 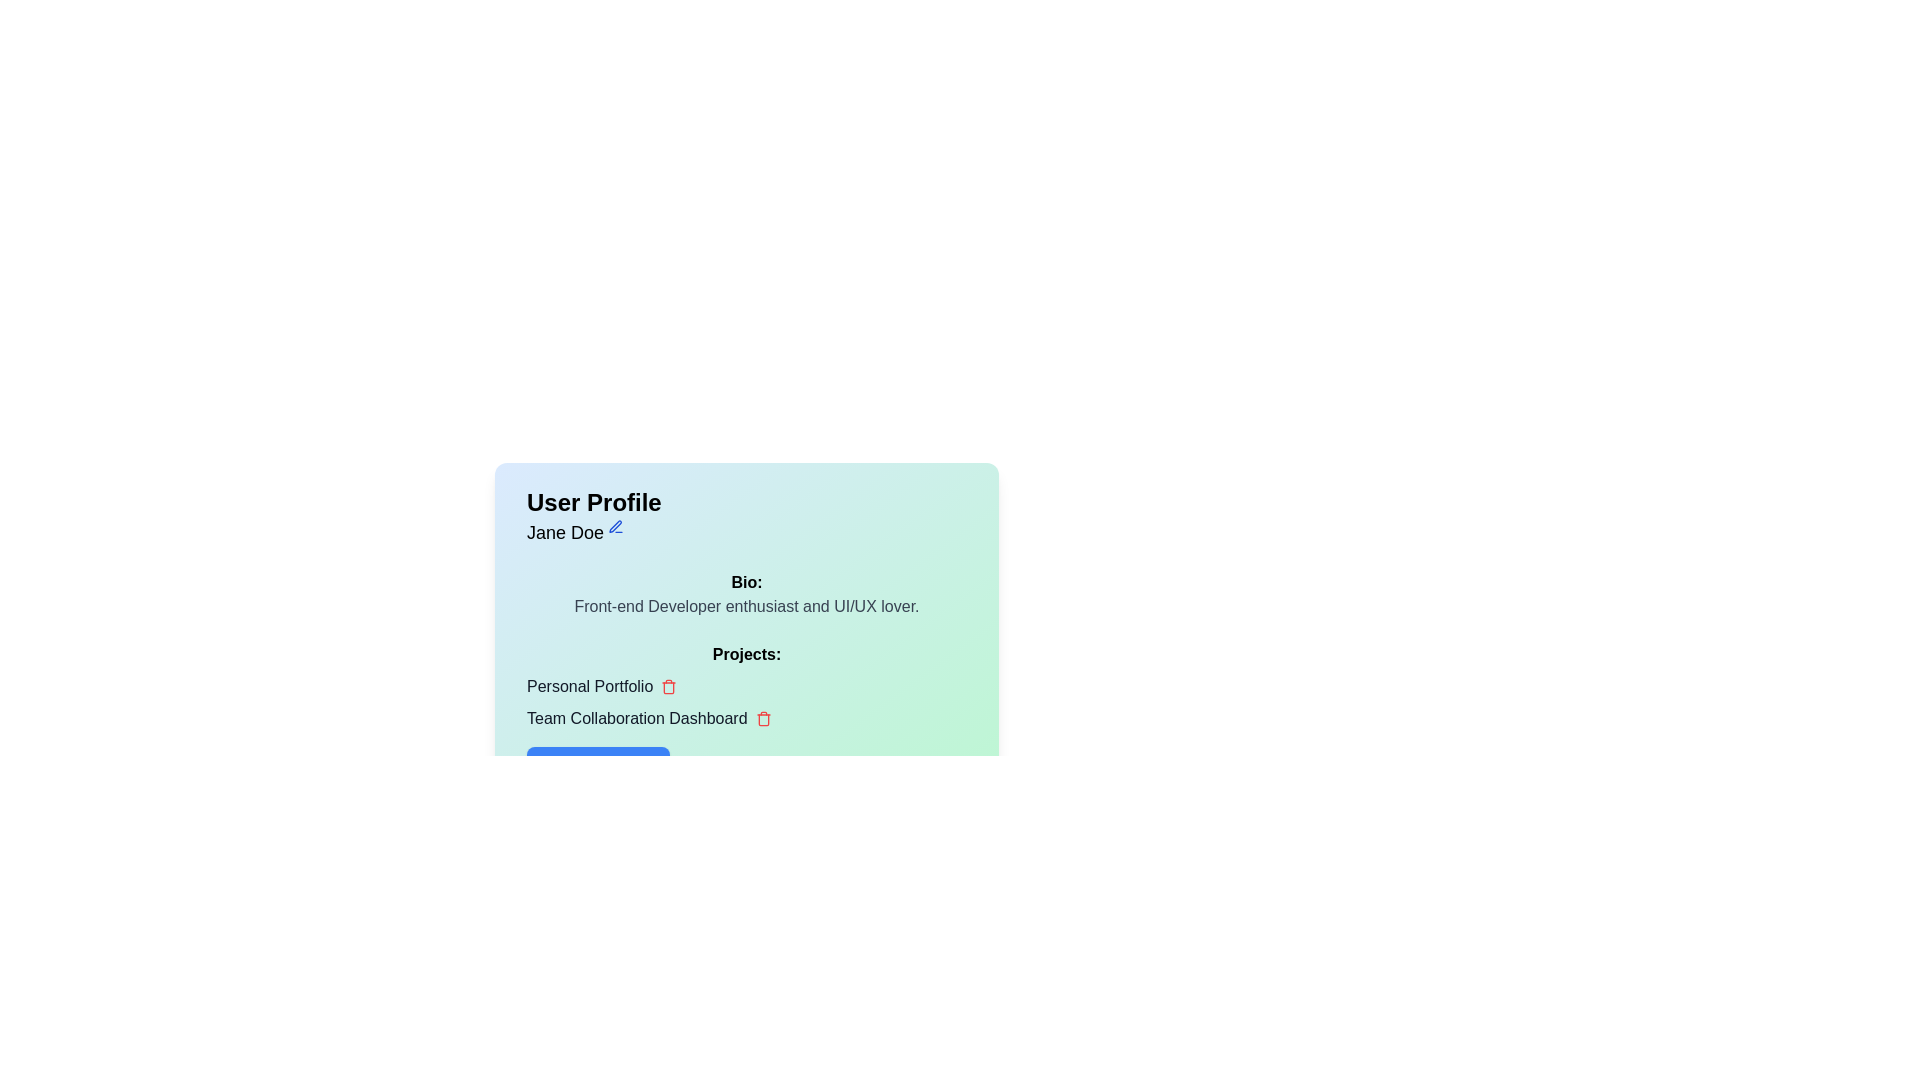 What do you see at coordinates (615, 526) in the screenshot?
I see `the blue pen-shaped icon button representing the edit function located immediately to the right of the user's name 'Jane Doe' in the profile section` at bounding box center [615, 526].